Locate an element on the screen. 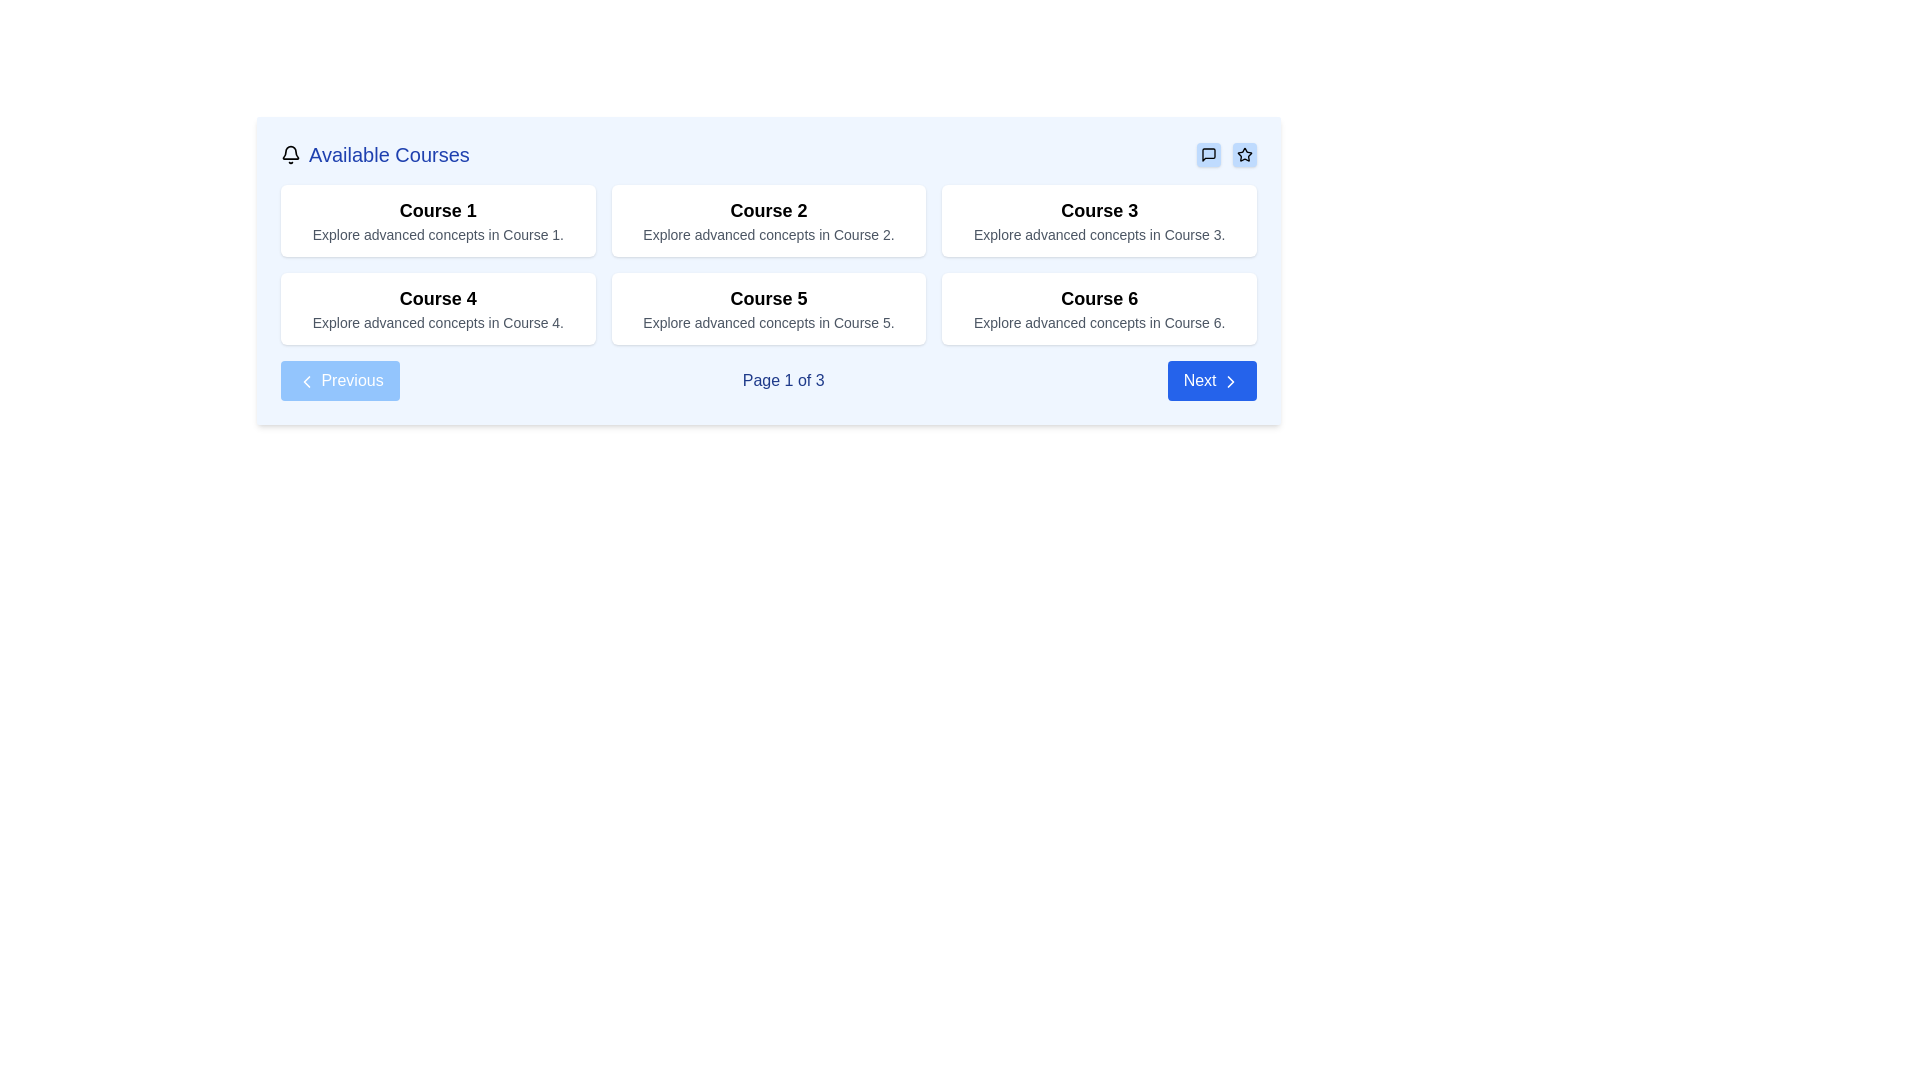 The height and width of the screenshot is (1080, 1920). the chevron icon located on the right edge of the 'Next' button in the lower-right corner of the card layout for navigation is located at coordinates (1229, 381).